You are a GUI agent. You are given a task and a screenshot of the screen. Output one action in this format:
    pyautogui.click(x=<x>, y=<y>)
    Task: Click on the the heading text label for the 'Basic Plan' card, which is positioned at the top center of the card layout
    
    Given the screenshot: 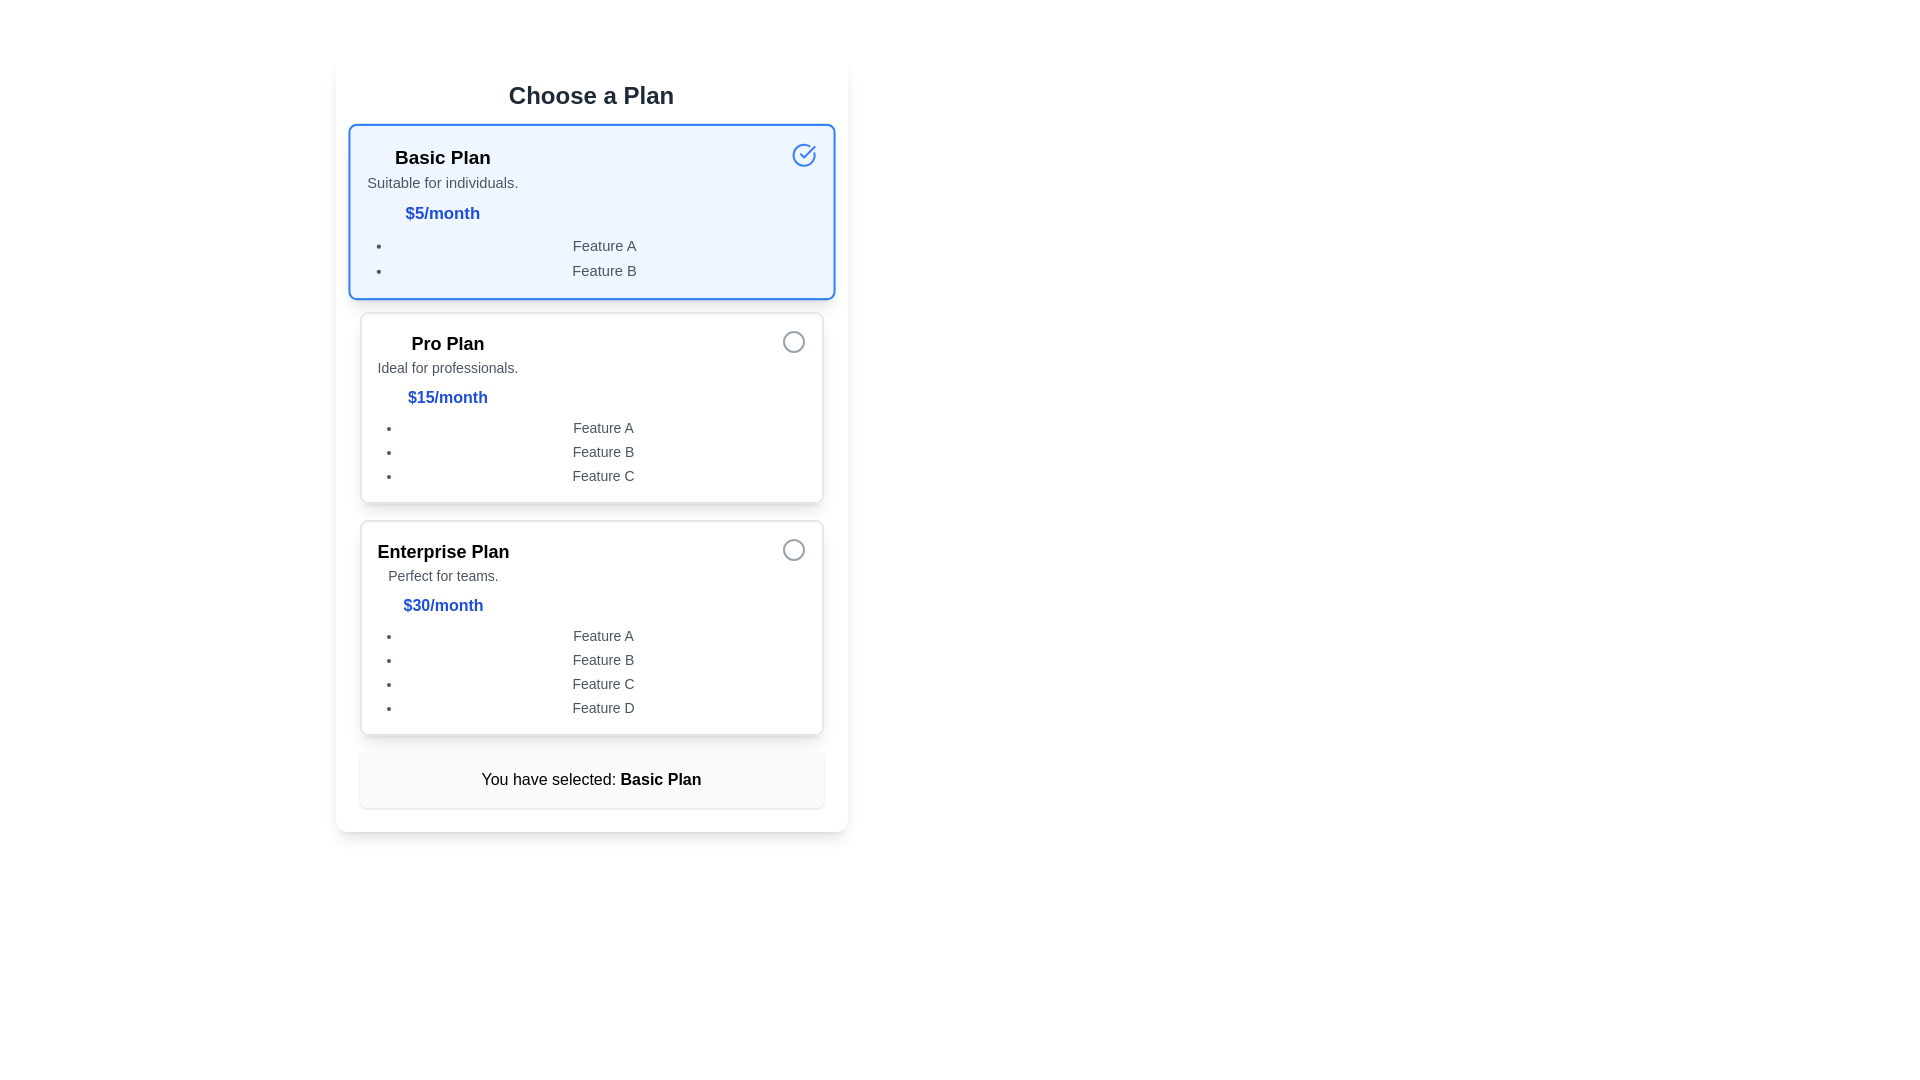 What is the action you would take?
    pyautogui.click(x=441, y=156)
    